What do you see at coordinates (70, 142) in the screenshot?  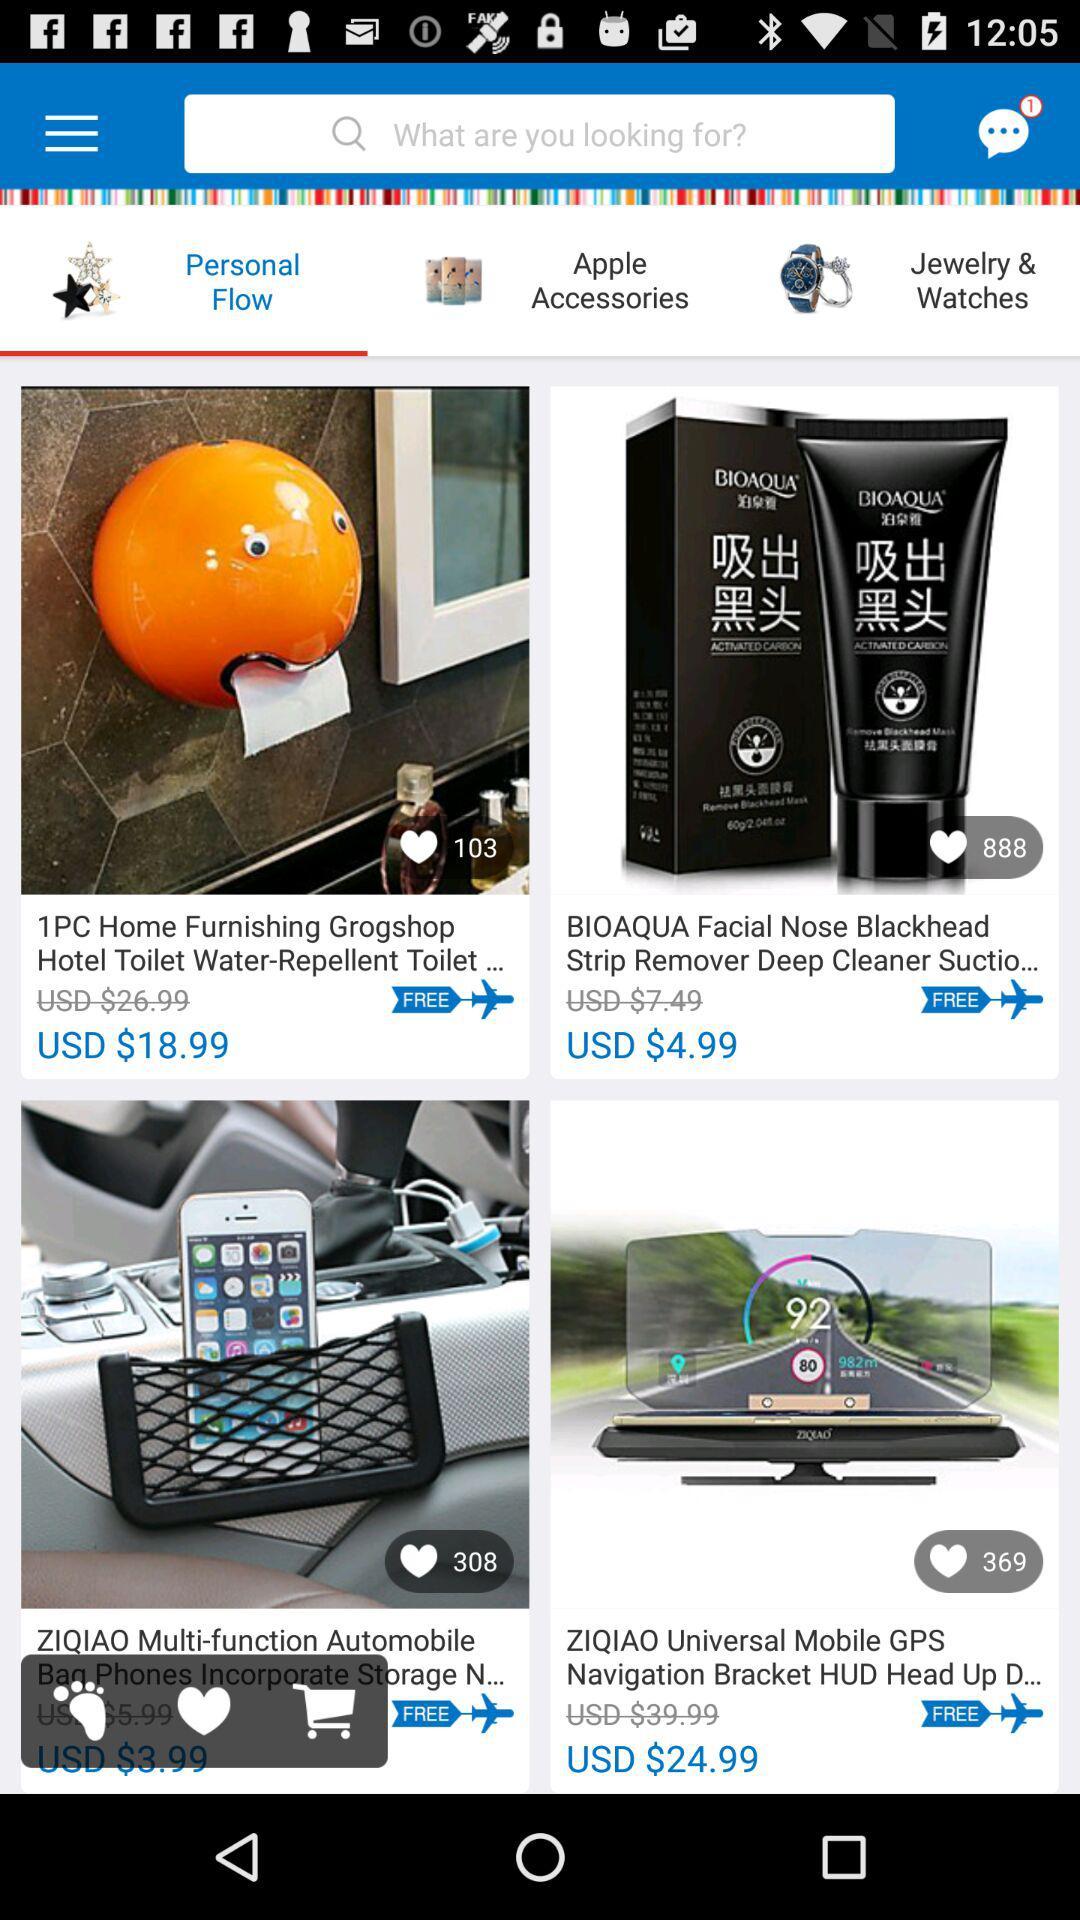 I see `the menu icon` at bounding box center [70, 142].